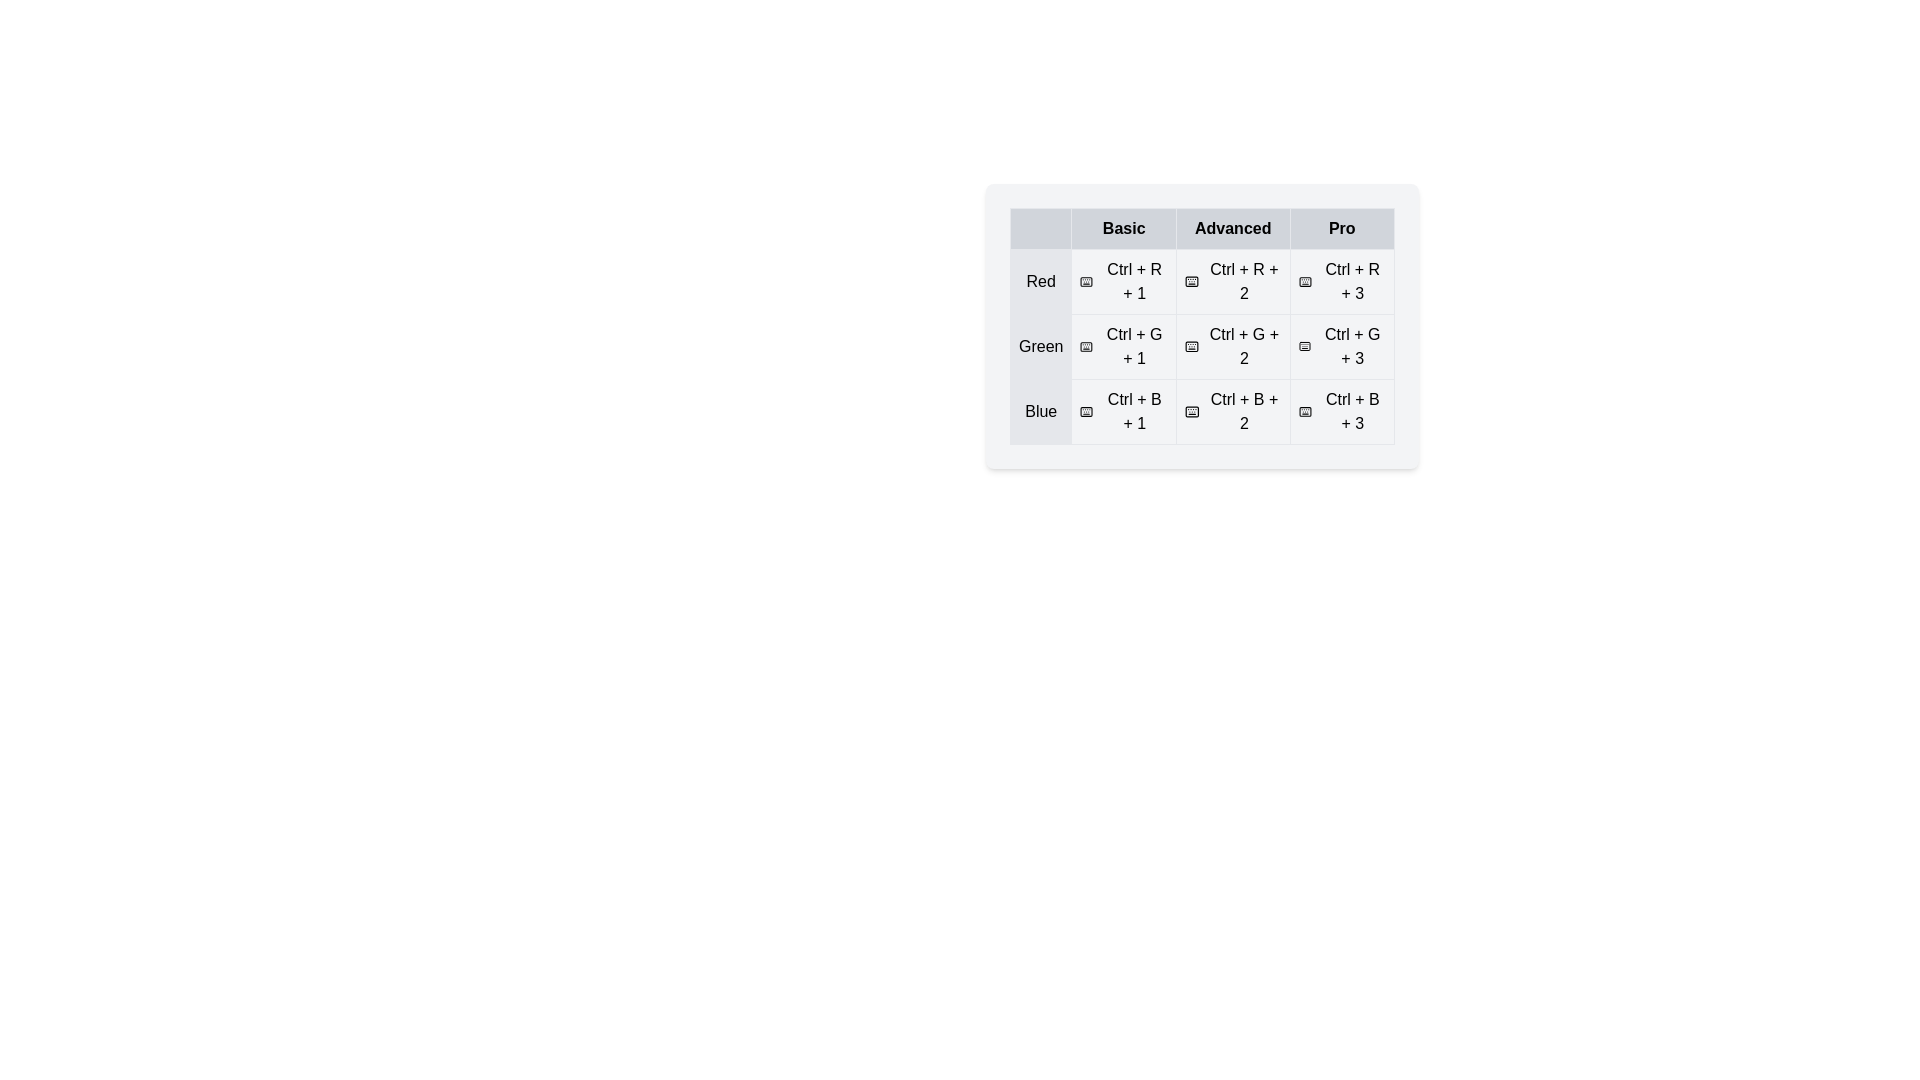  What do you see at coordinates (1201, 411) in the screenshot?
I see `the text block labeled 'Advanced' in the third row of the table under the 'Blue' category, which indicates a command or shortcut` at bounding box center [1201, 411].